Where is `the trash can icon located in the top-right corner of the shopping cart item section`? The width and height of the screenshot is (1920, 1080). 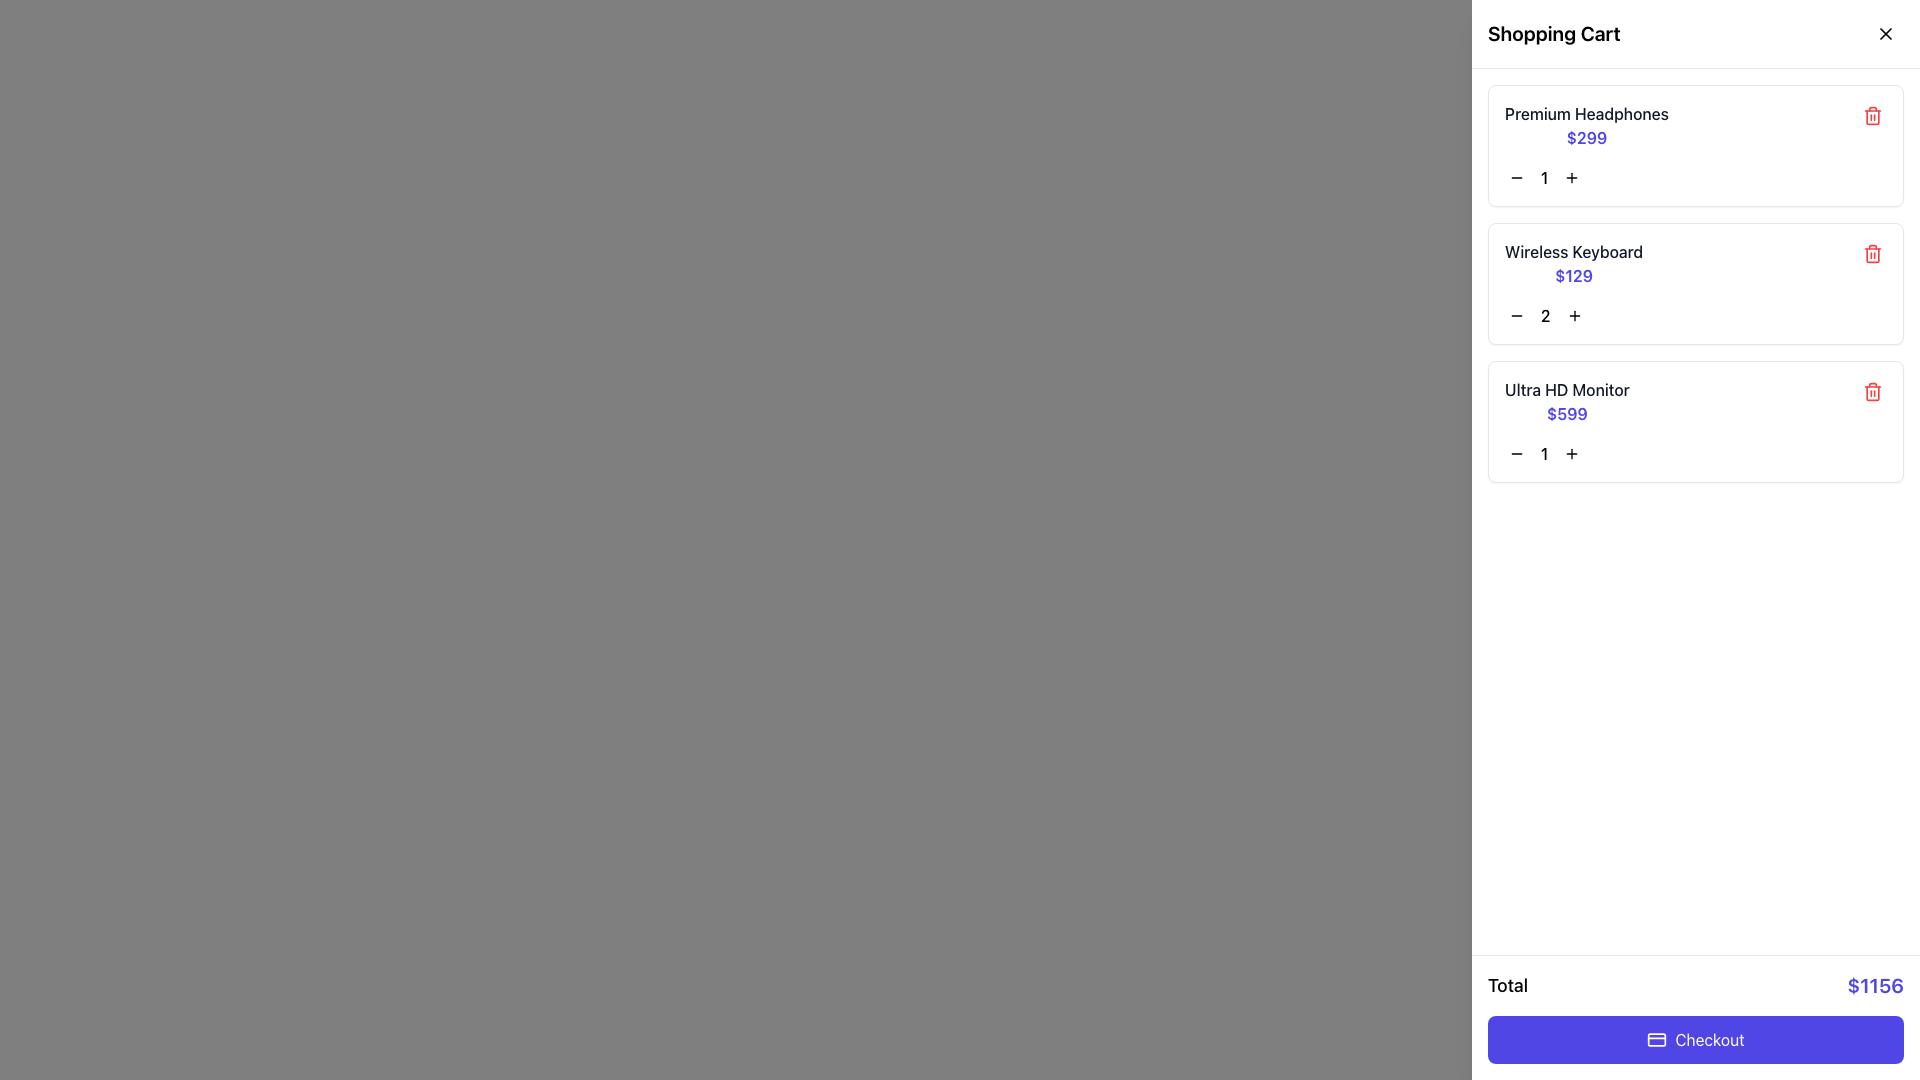
the trash can icon located in the top-right corner of the shopping cart item section is located at coordinates (1871, 116).